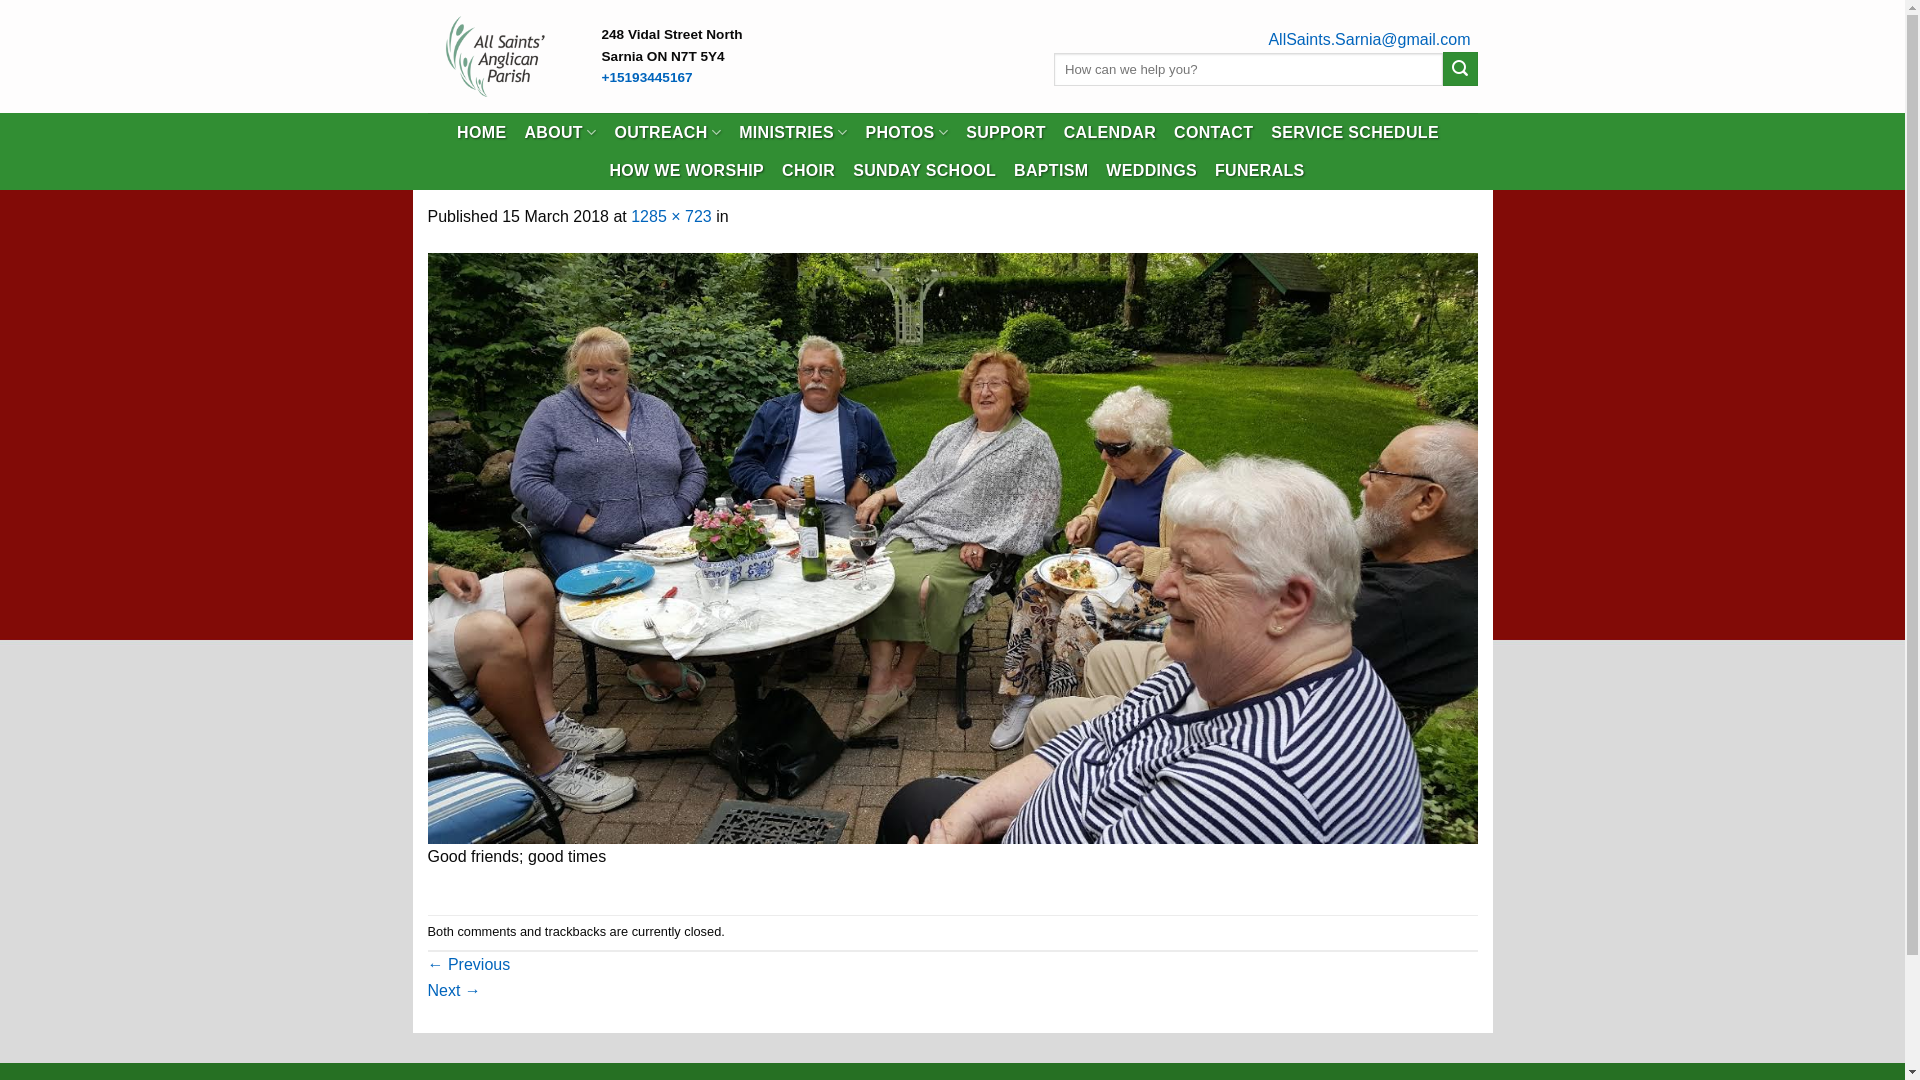 The width and height of the screenshot is (1920, 1080). What do you see at coordinates (600, 76) in the screenshot?
I see `'+15193445167'` at bounding box center [600, 76].